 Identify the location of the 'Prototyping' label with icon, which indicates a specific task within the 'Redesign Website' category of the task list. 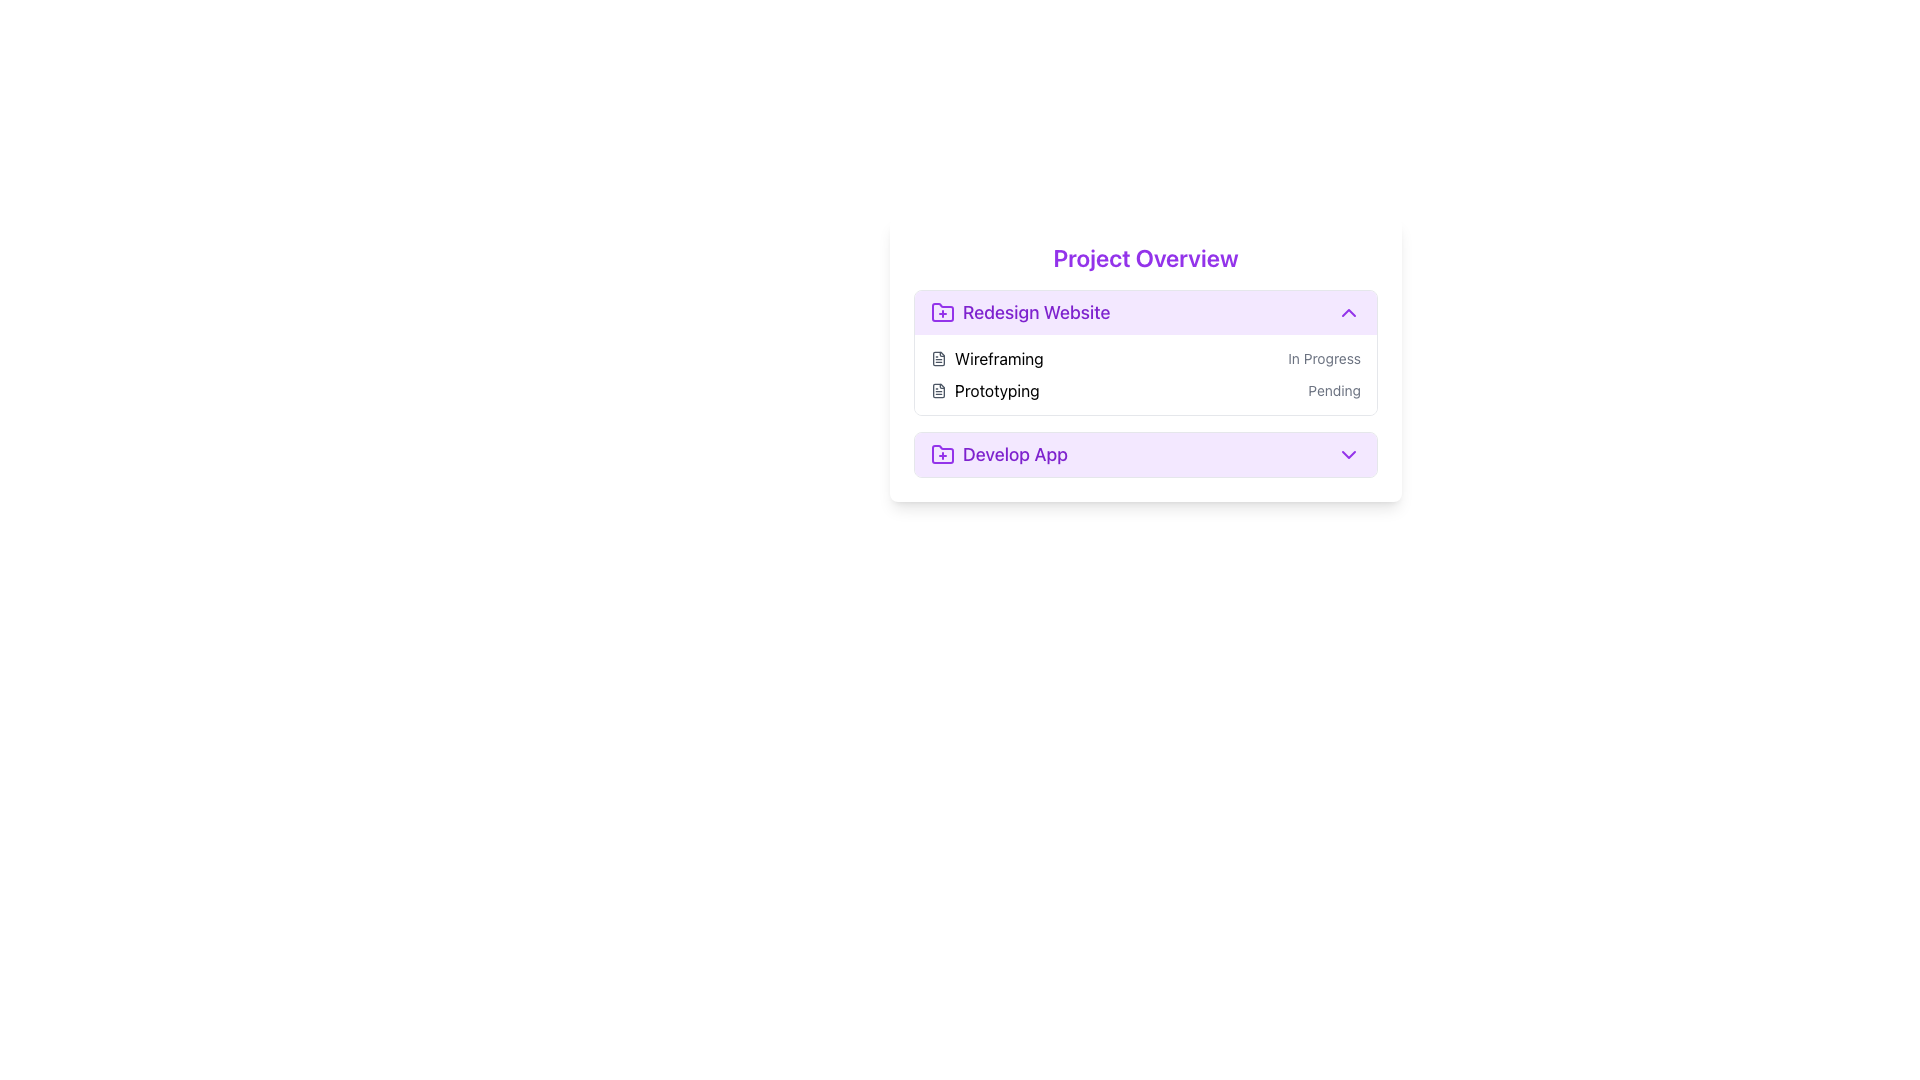
(985, 390).